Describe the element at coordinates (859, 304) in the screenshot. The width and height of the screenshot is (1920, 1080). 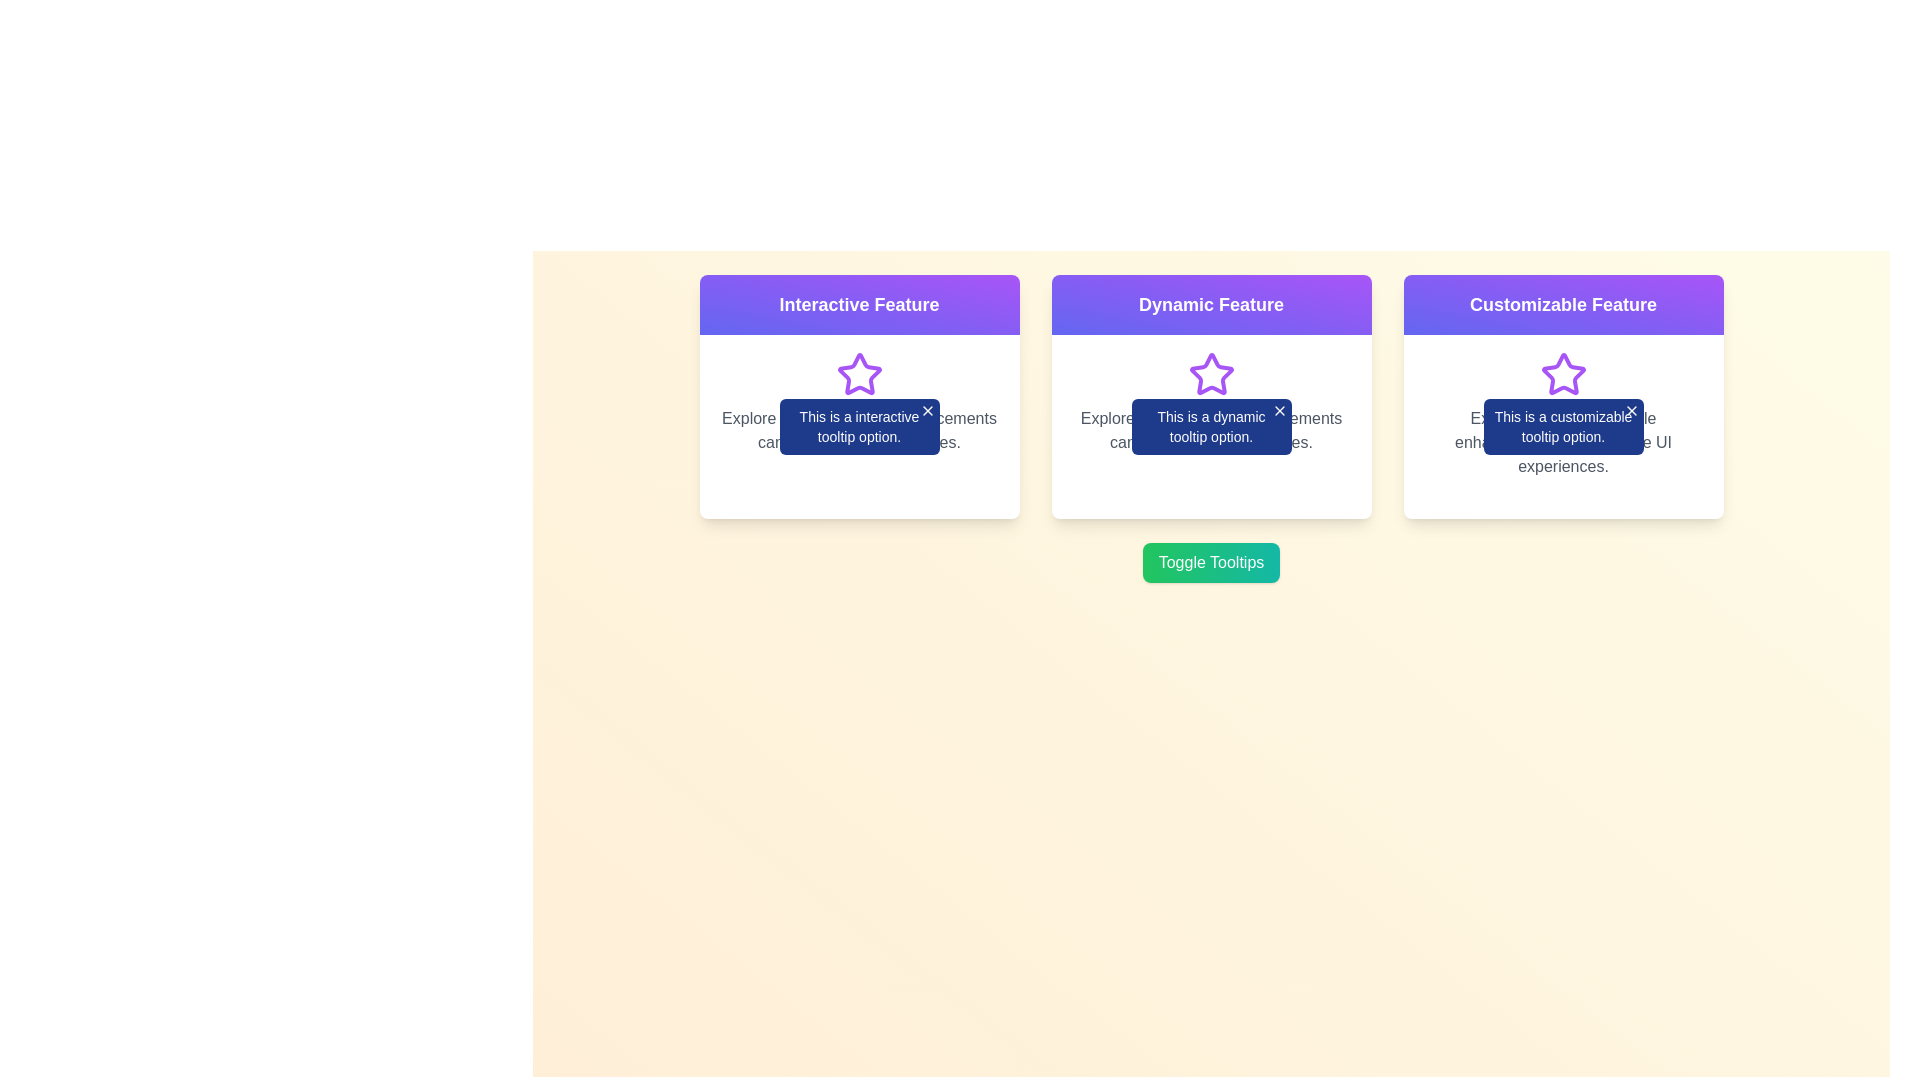
I see `the text label displaying 'Interactive Feature' which is located at the top-center of the first card in a horizontal row of three cards, with a vivid gradient background` at that location.